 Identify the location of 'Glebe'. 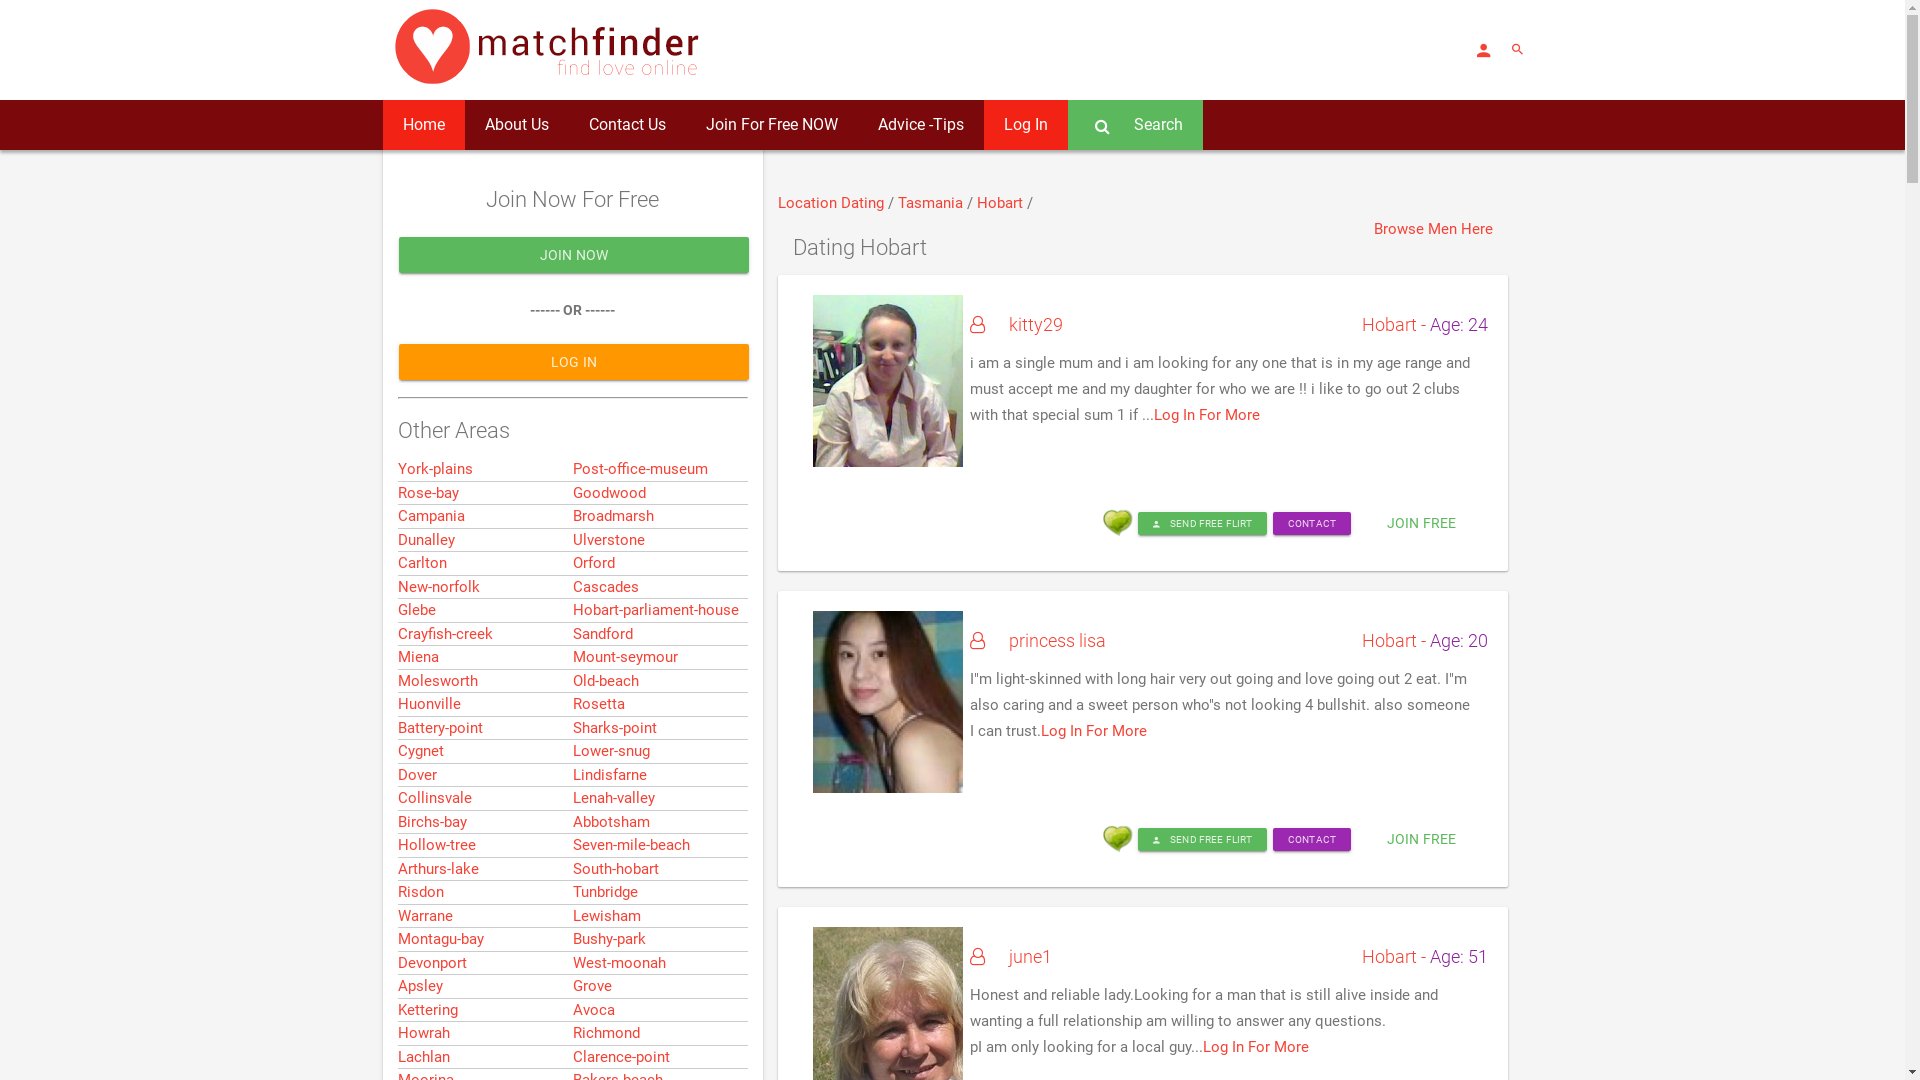
(416, 608).